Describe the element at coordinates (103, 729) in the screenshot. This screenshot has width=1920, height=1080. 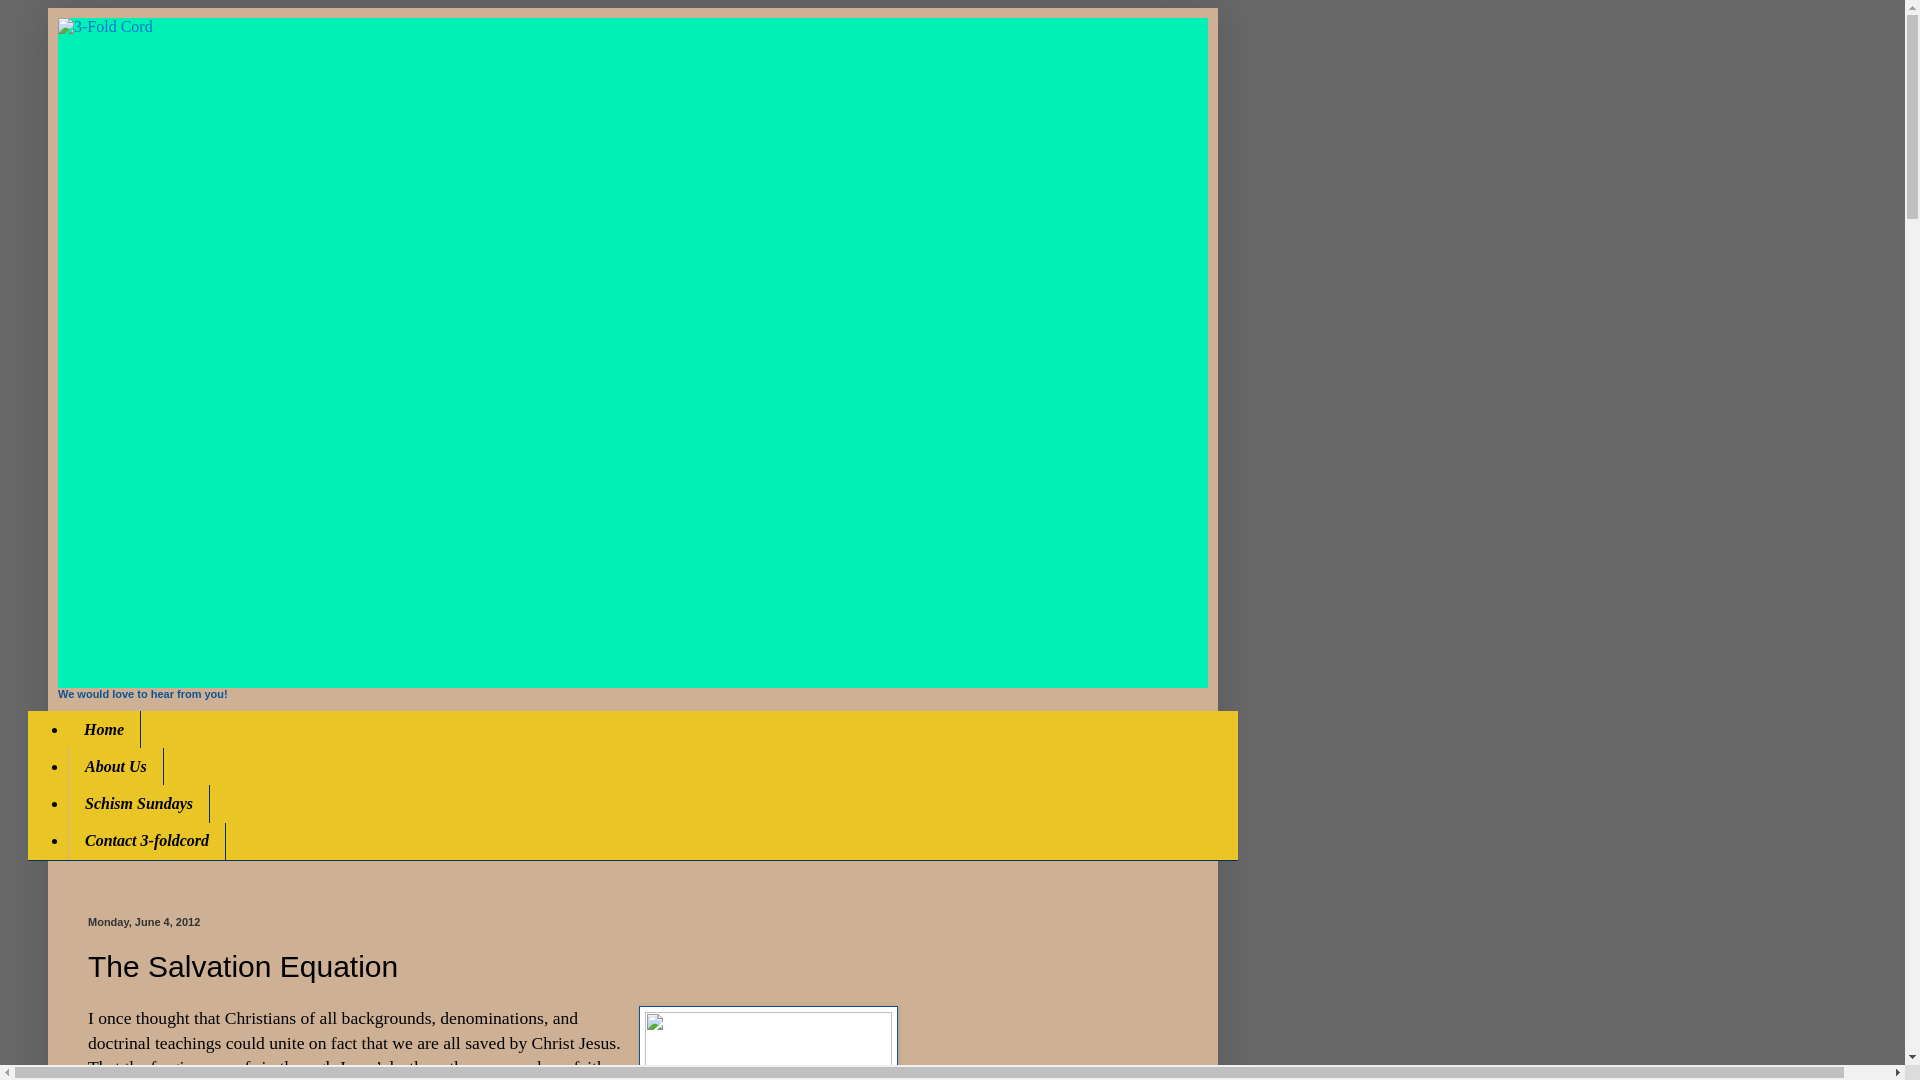
I see `'Home'` at that location.